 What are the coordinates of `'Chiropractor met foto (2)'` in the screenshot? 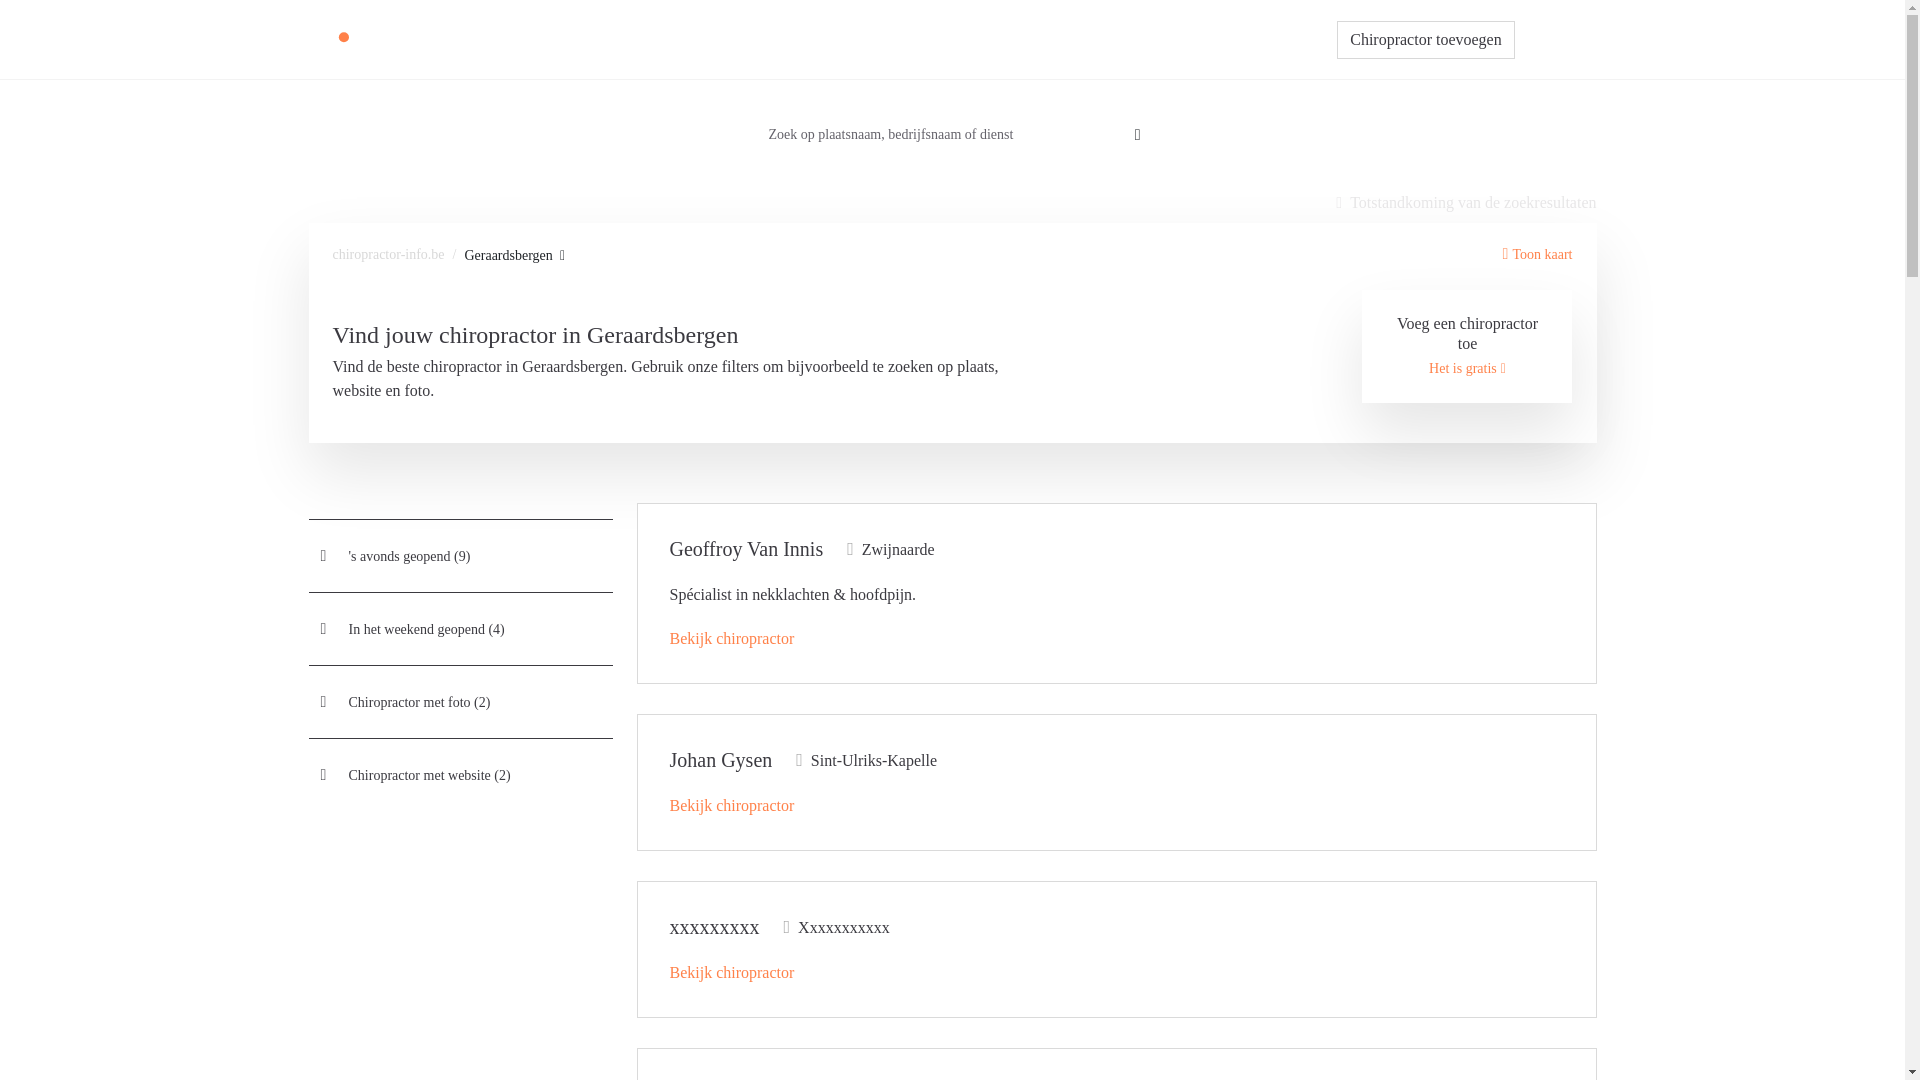 It's located at (459, 701).